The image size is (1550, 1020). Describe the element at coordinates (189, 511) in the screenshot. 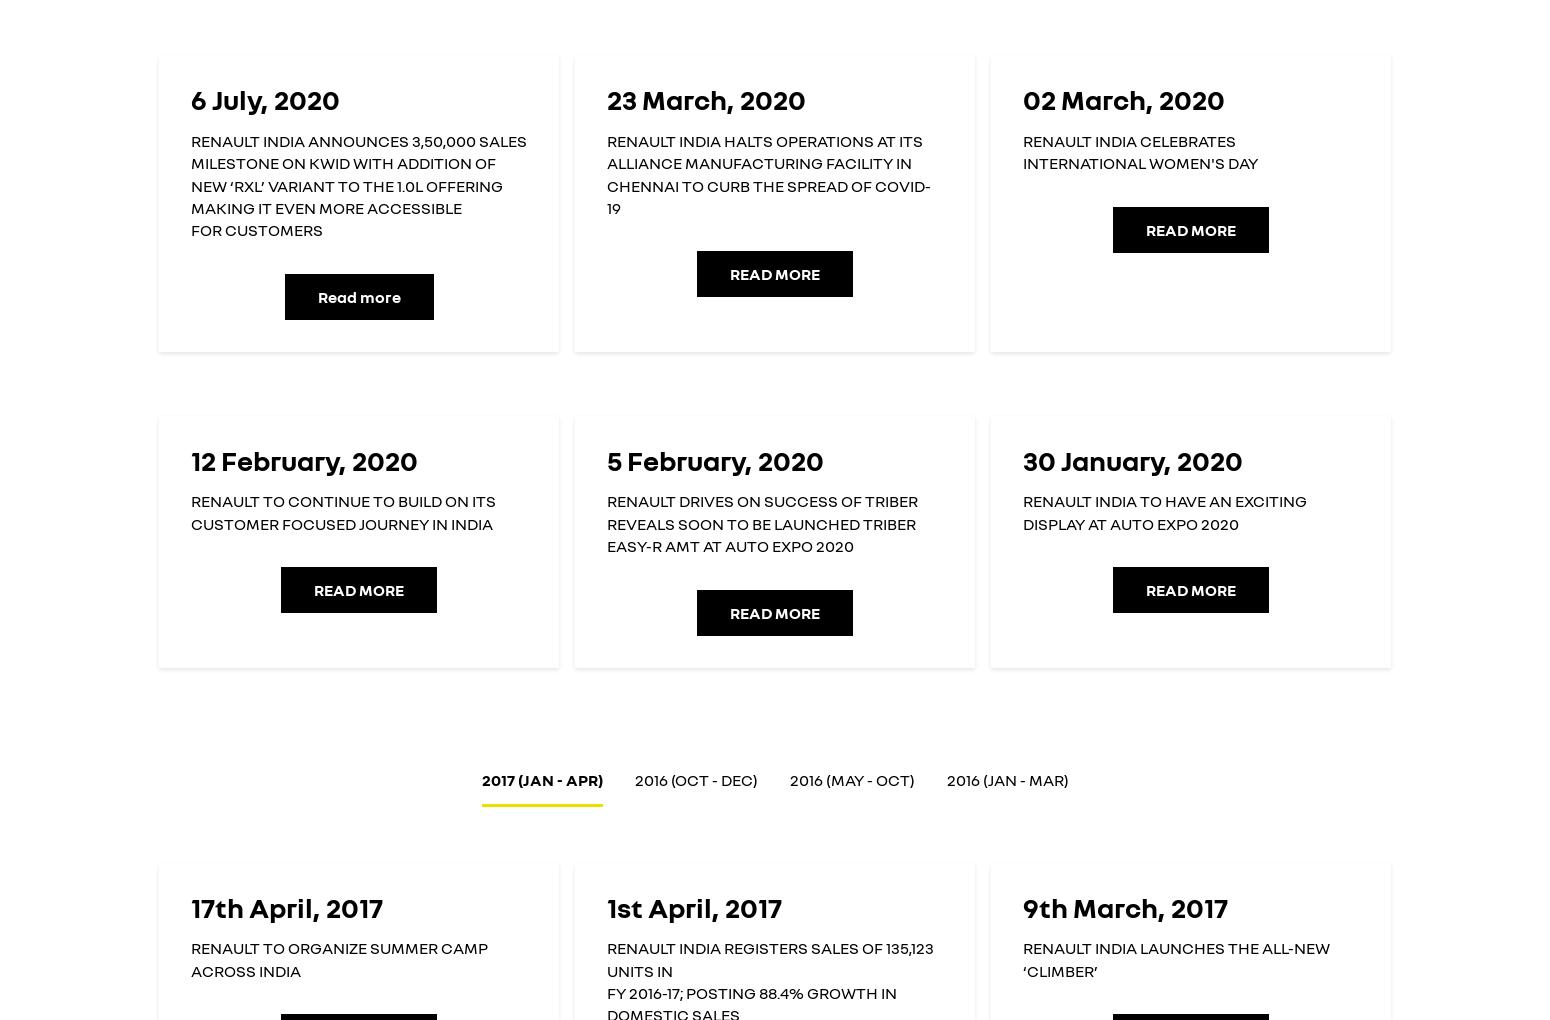

I see `'RENAULT TO CONTINUE TO BUILD ON ITS CUSTOMER FOCUSED JOURNEY IN INDIA'` at that location.